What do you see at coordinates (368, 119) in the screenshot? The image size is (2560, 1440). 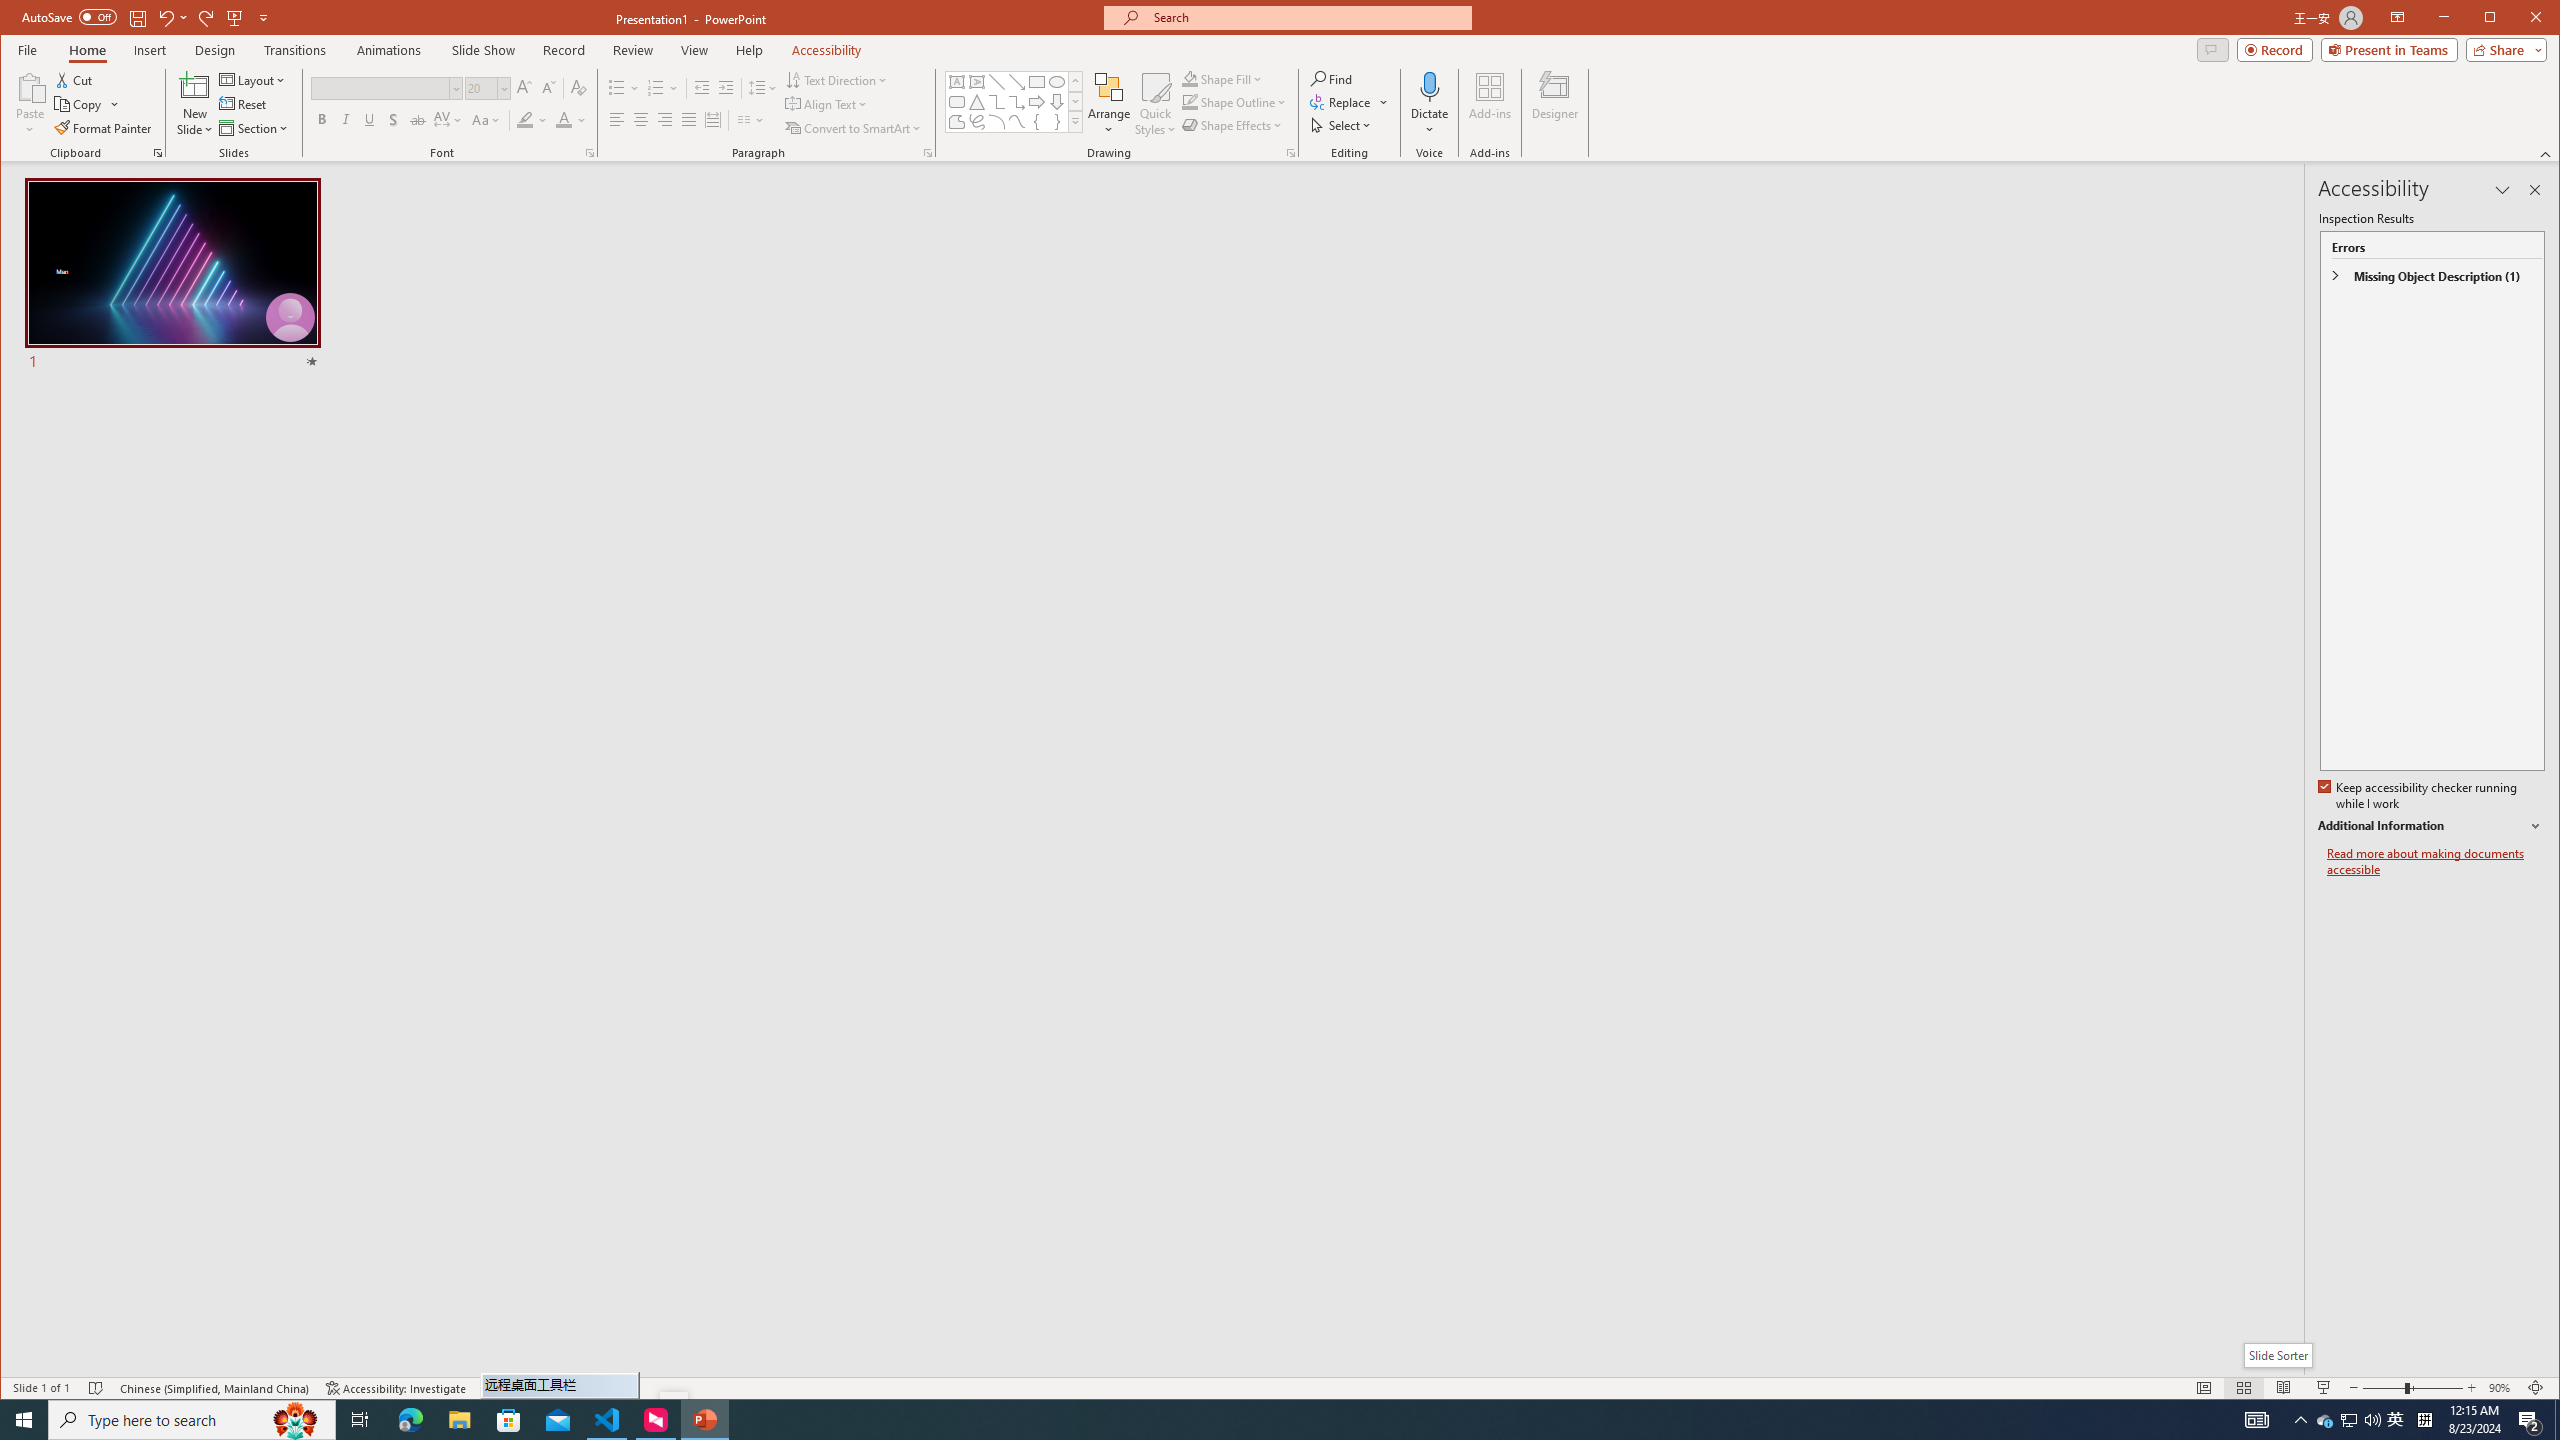 I see `'Underline'` at bounding box center [368, 119].